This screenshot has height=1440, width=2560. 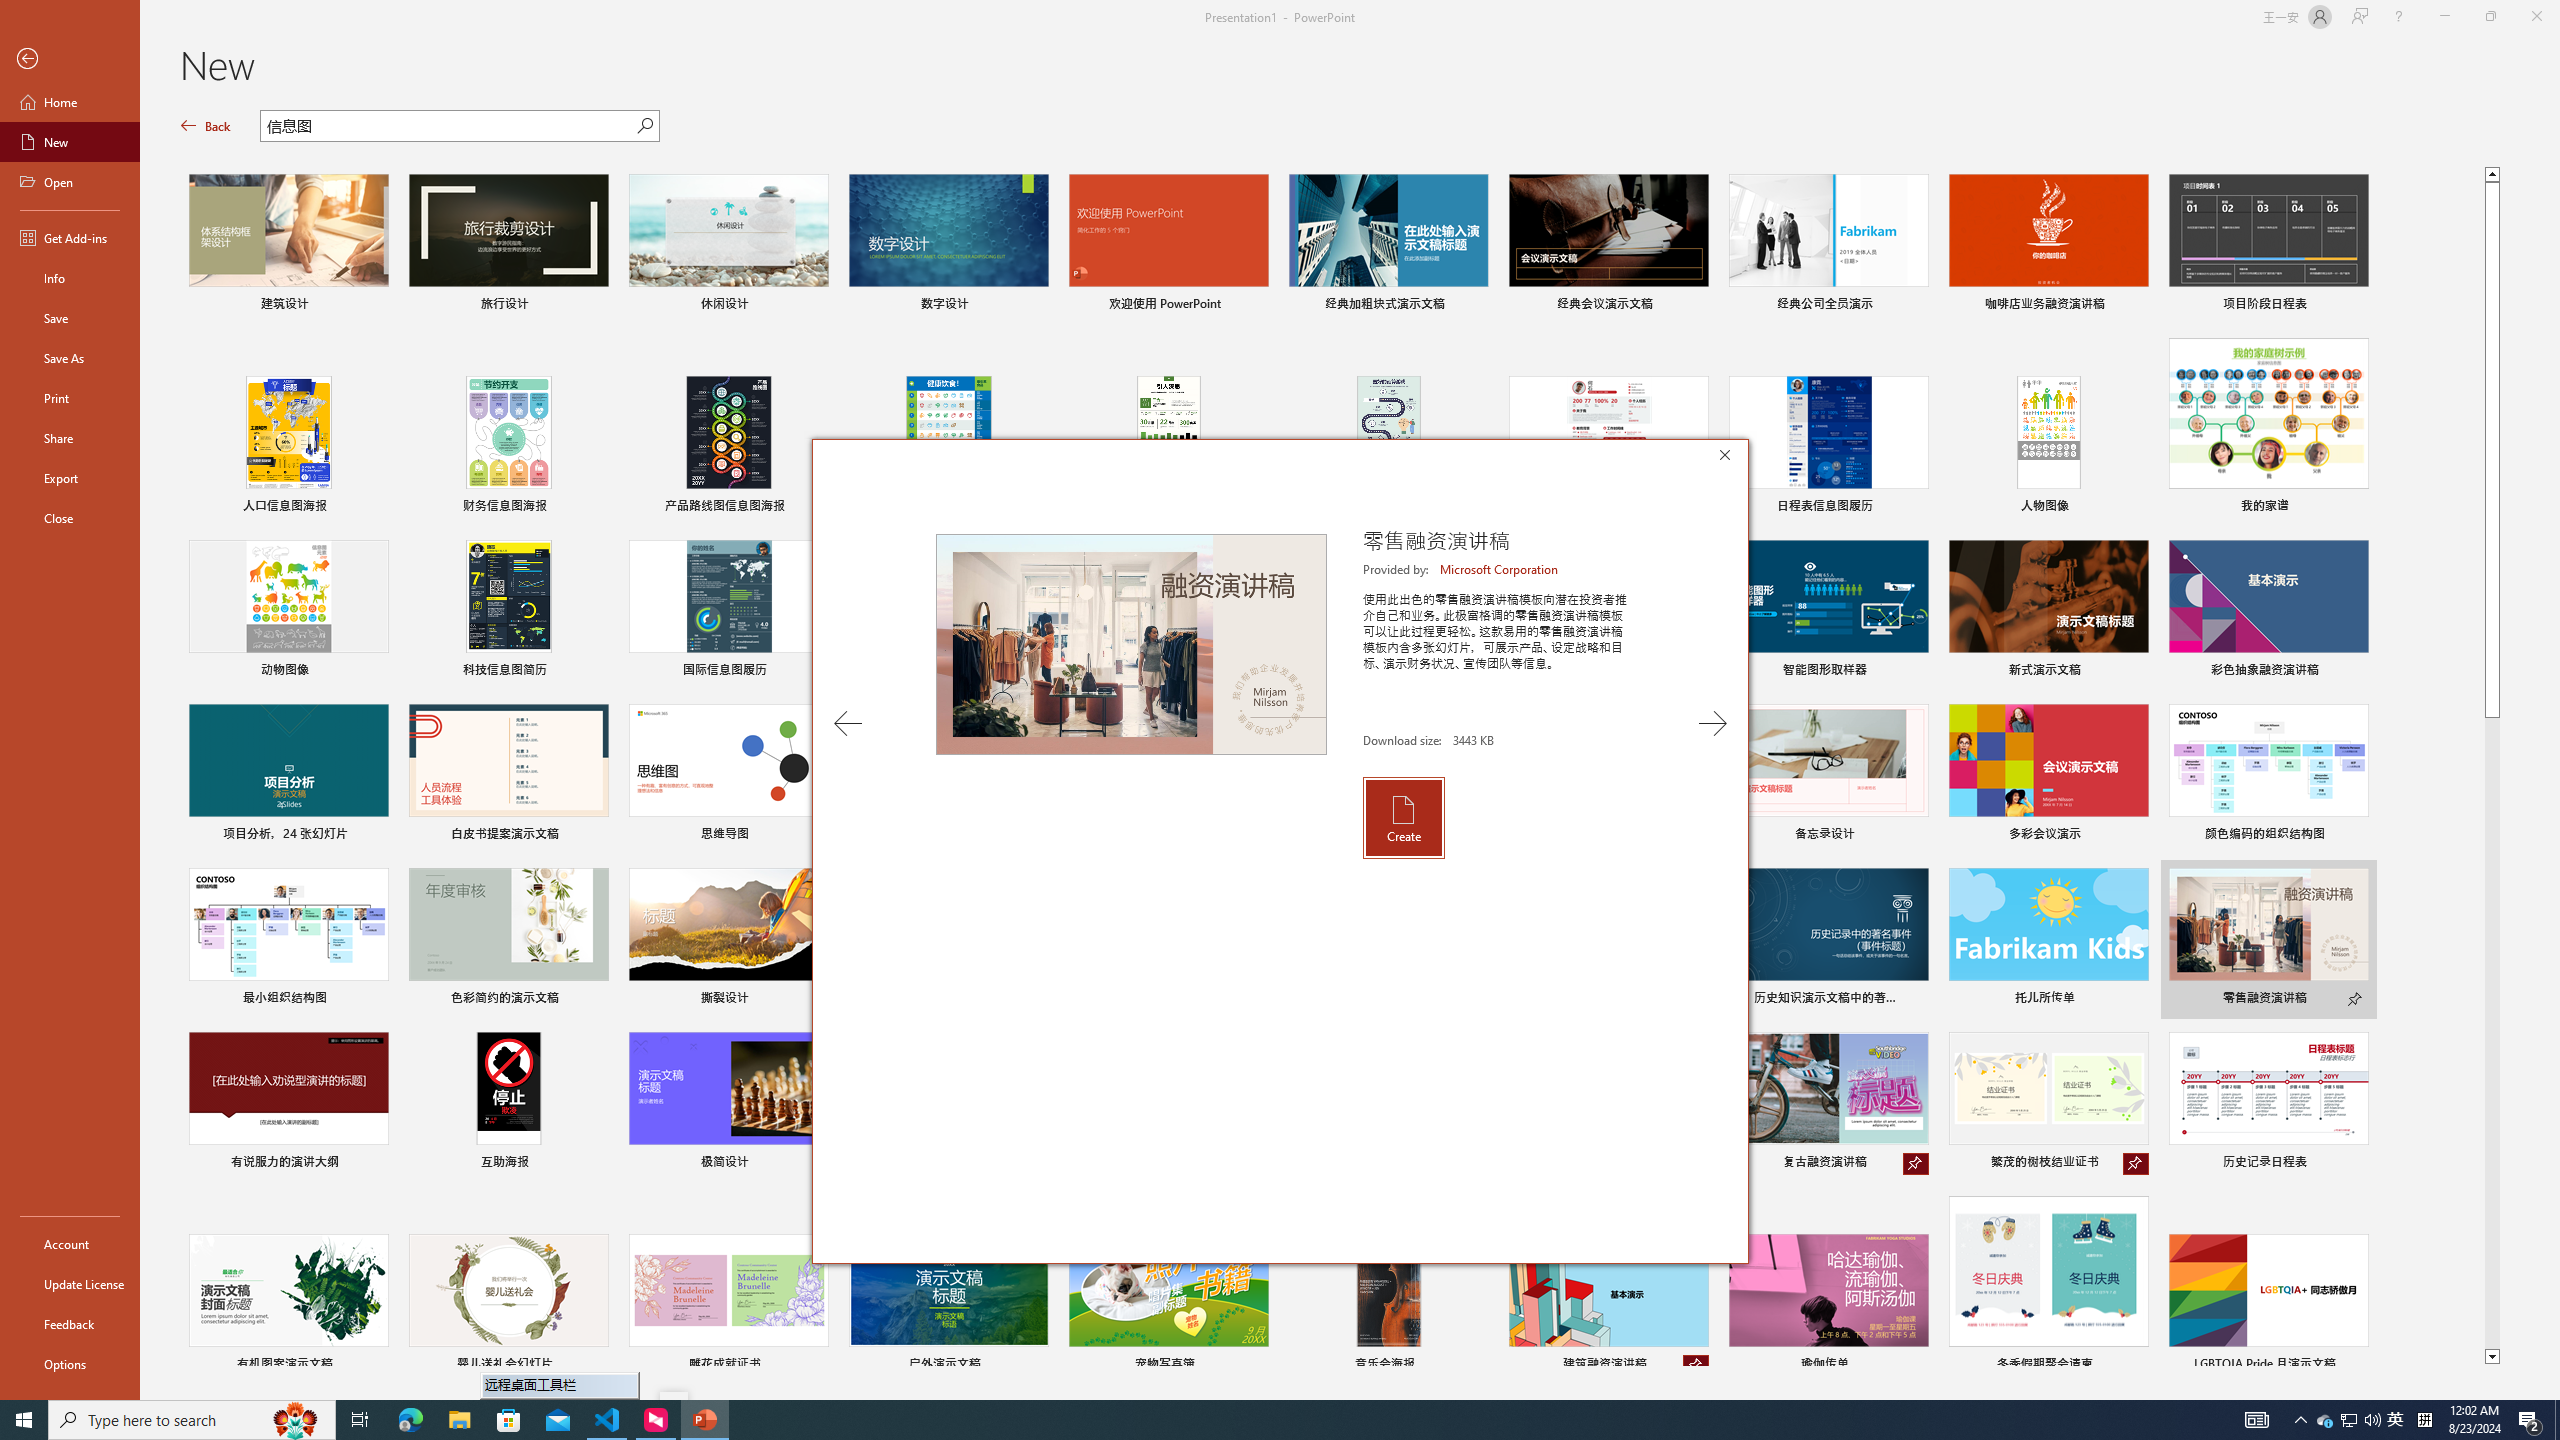 I want to click on 'Next Template', so click(x=1712, y=723).